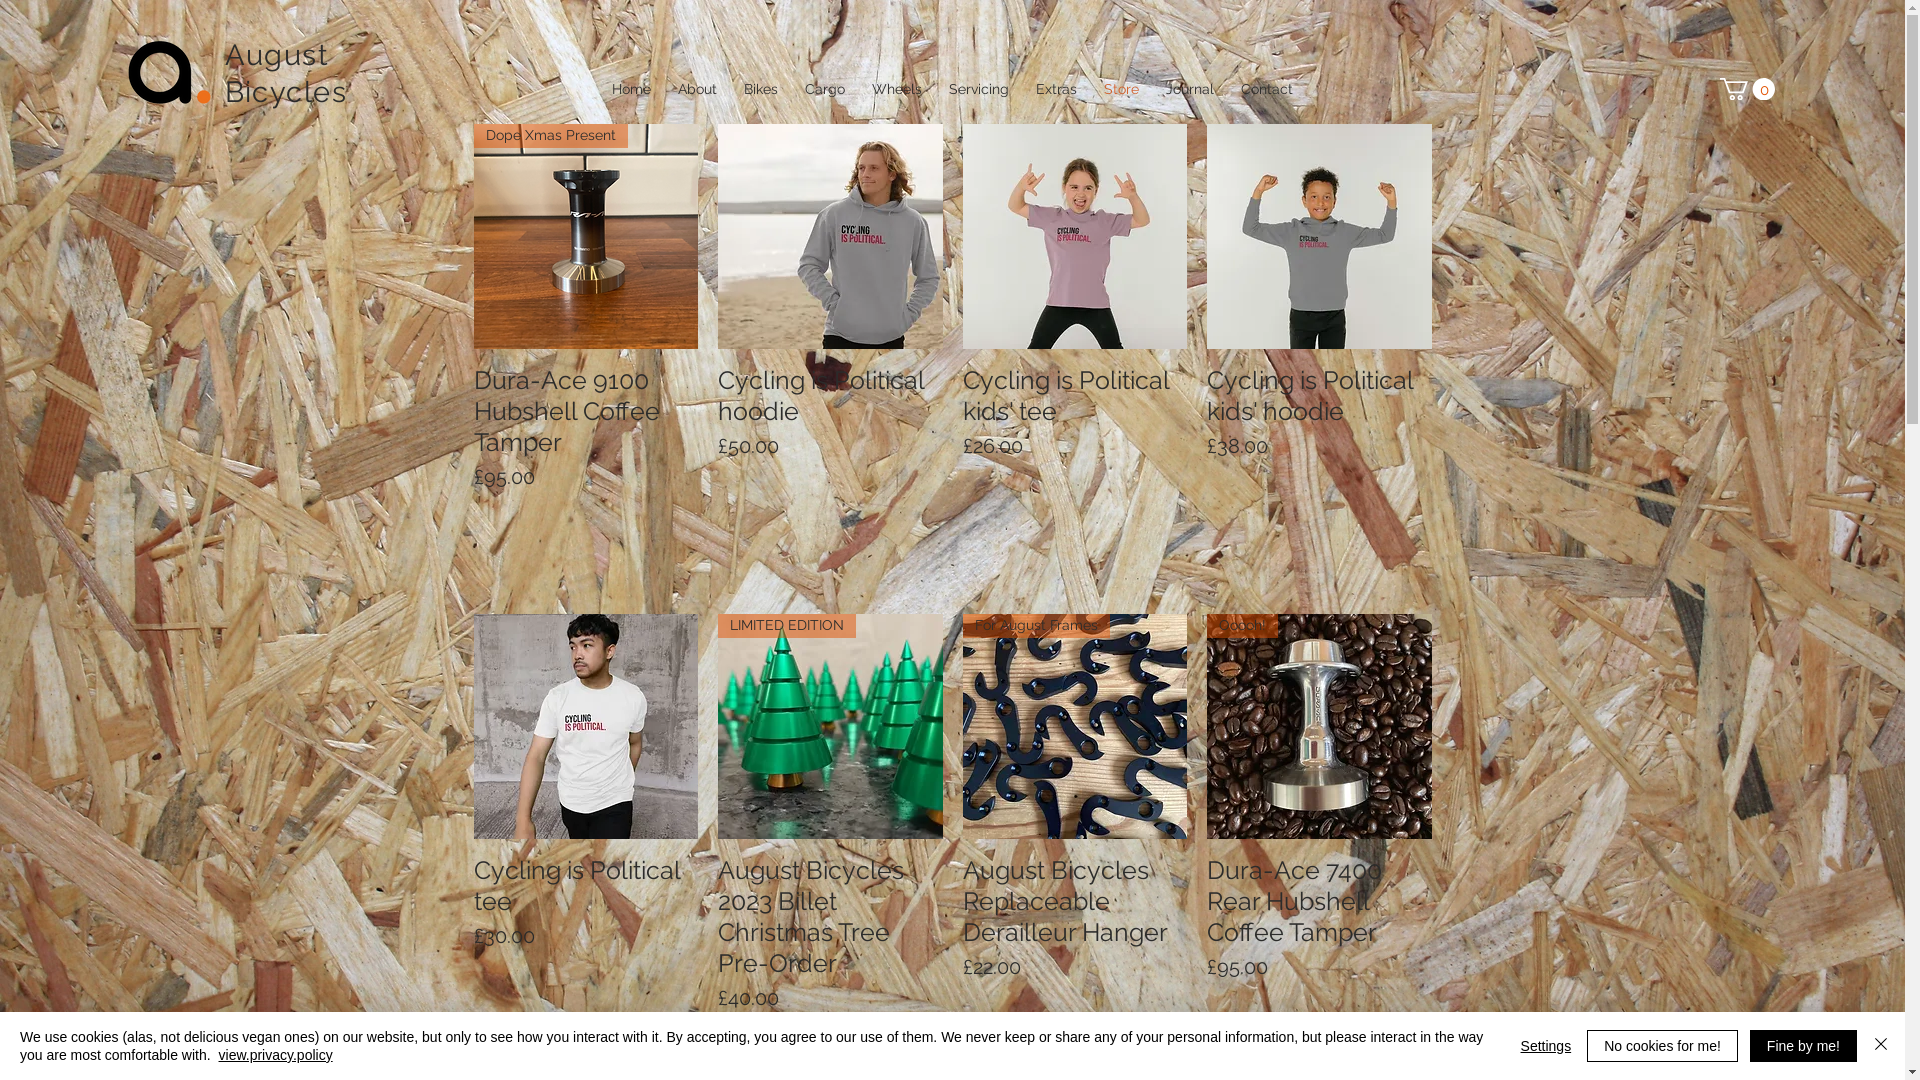  Describe the element at coordinates (1189, 87) in the screenshot. I see `'Journal'` at that location.